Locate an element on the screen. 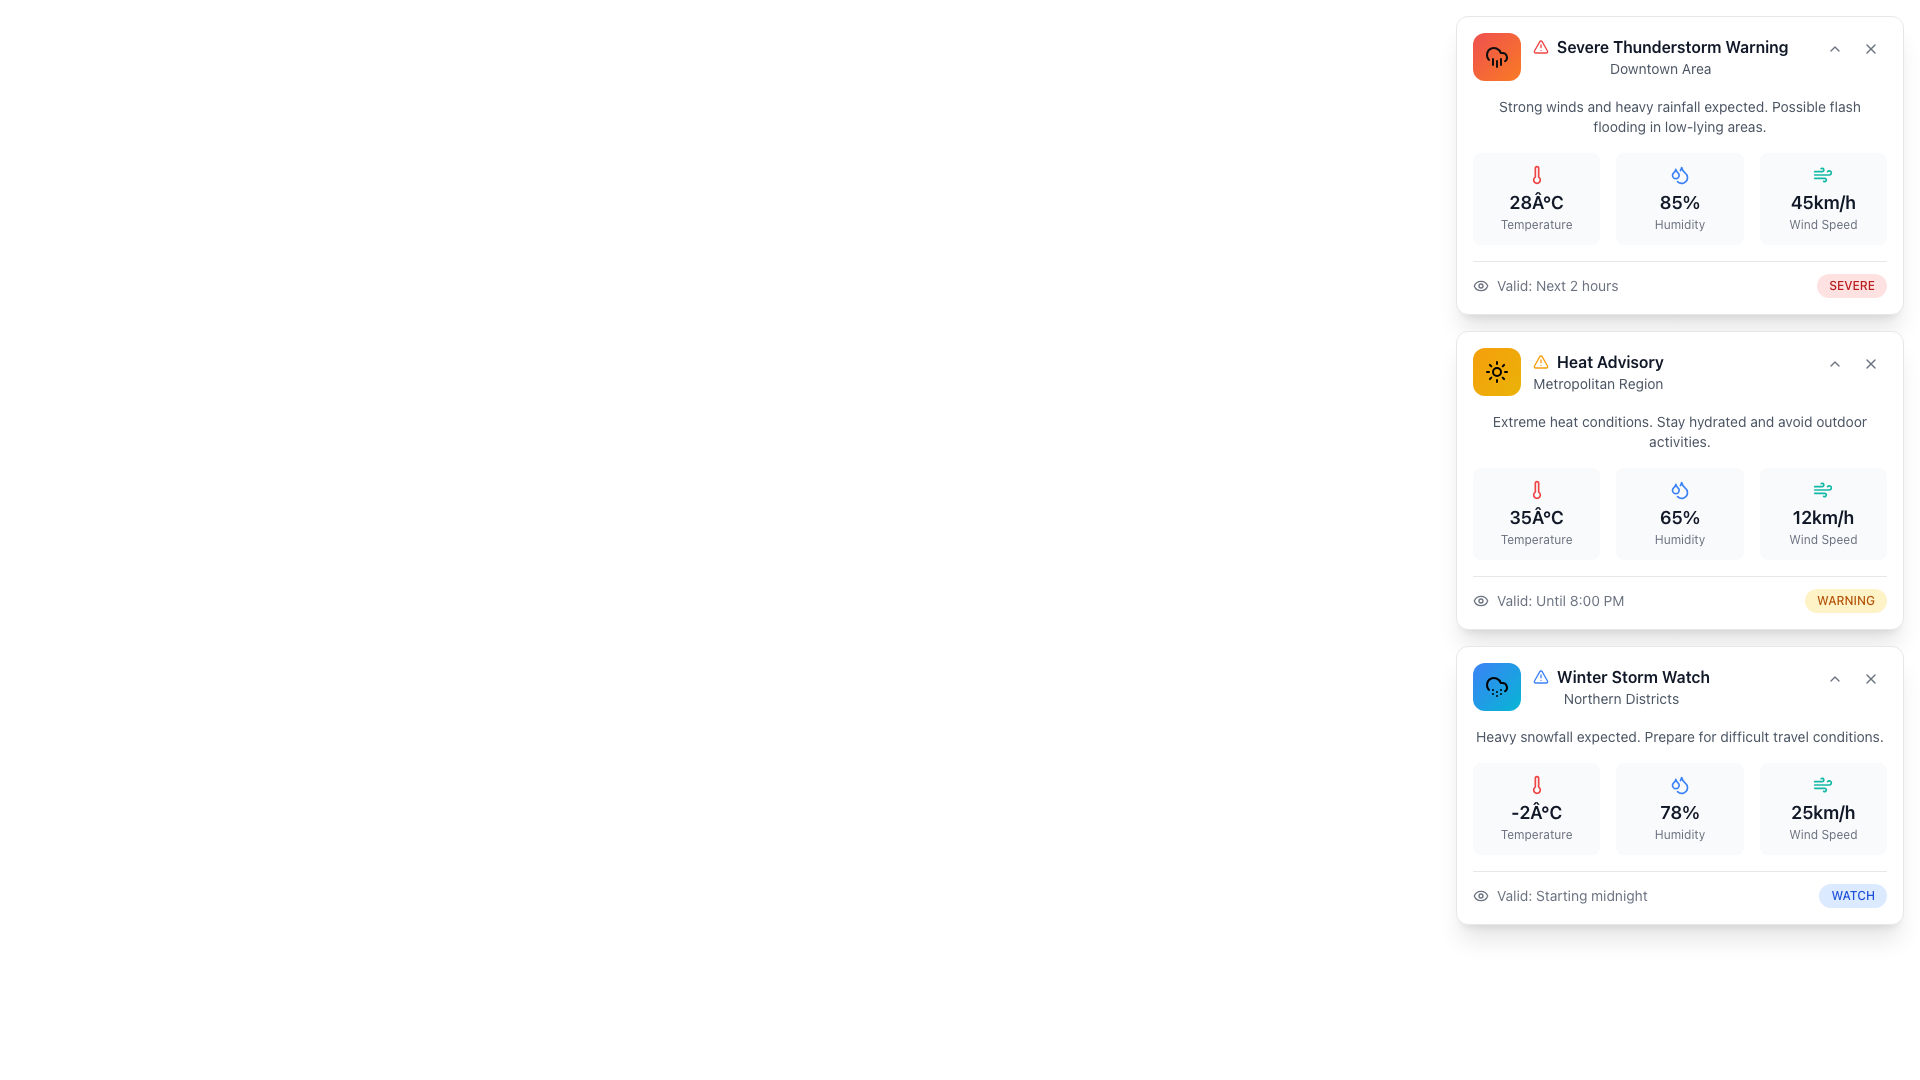 The image size is (1920, 1080). the small triangular warning icon with a blue border located immediately to the left of the 'Winter Storm Watch' title to receive more detailed alert information is located at coordinates (1539, 676).